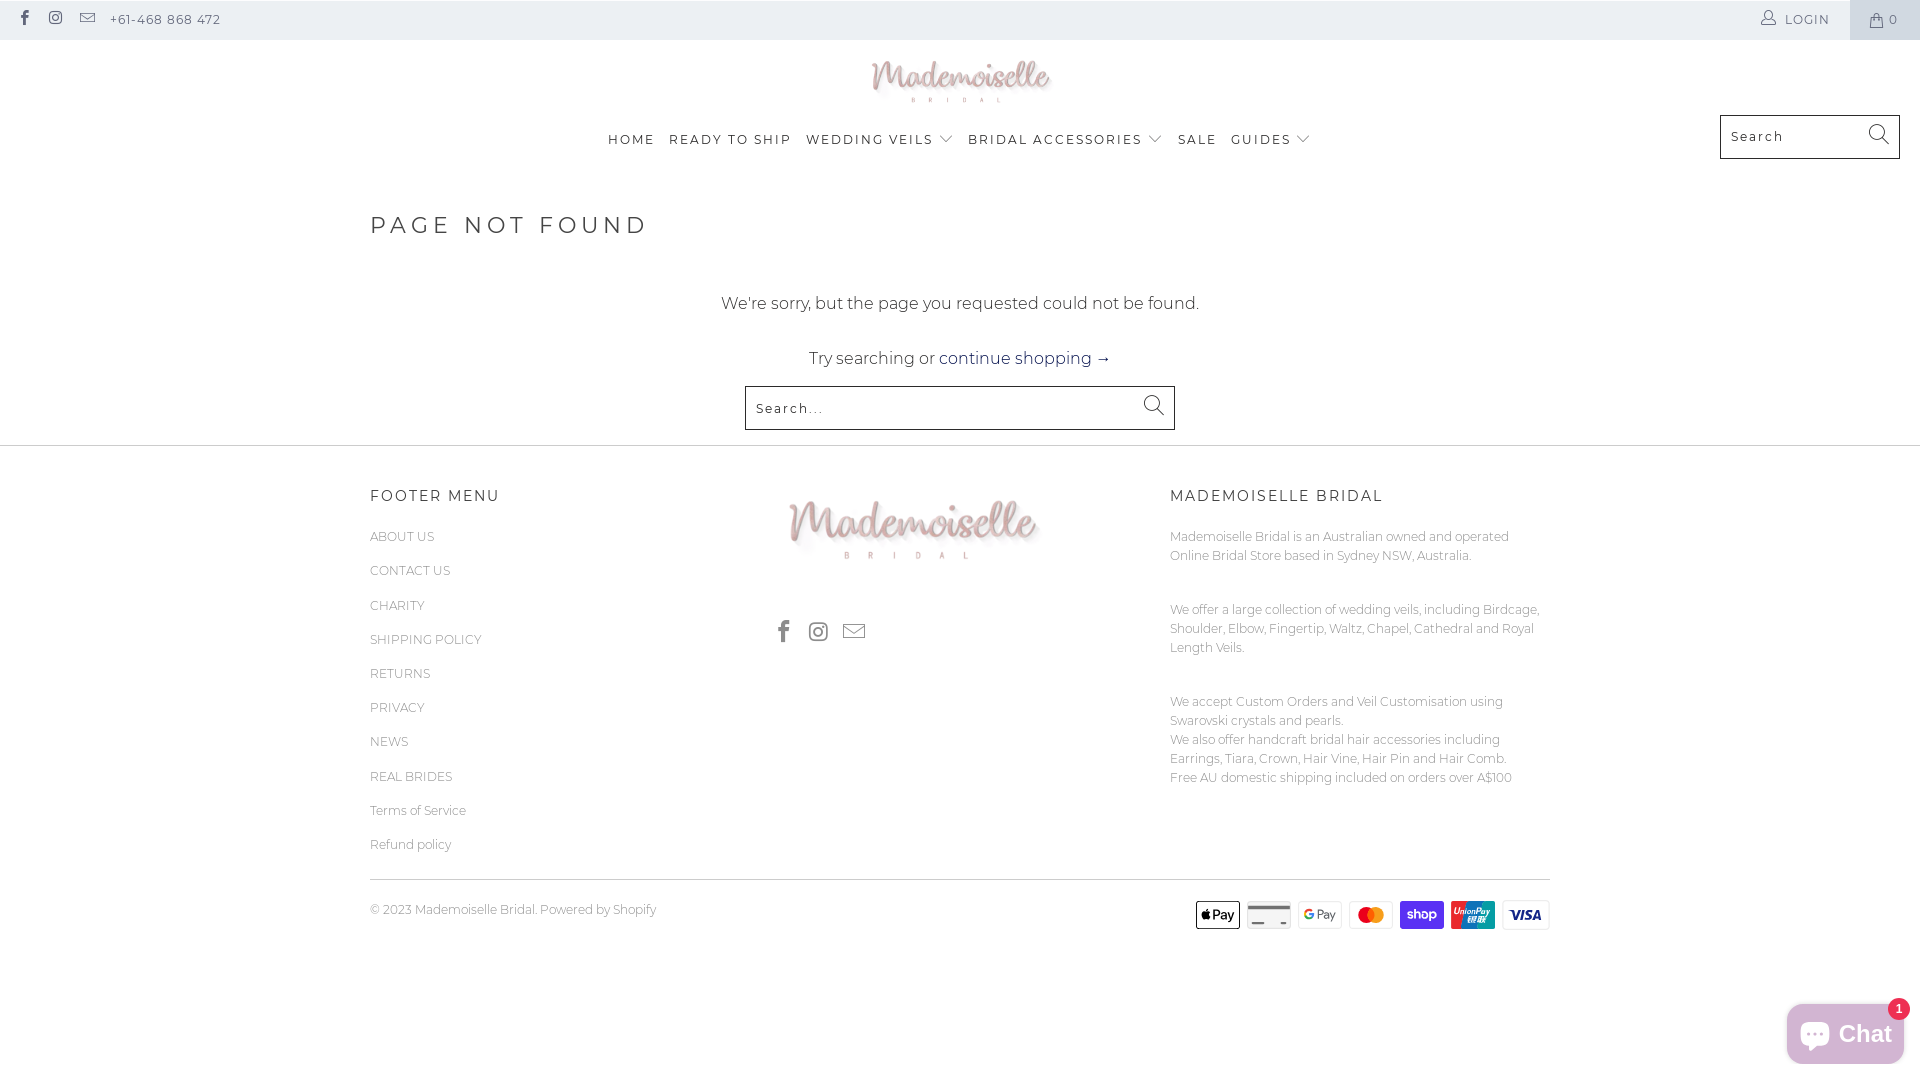  I want to click on 'SALE', so click(1197, 138).